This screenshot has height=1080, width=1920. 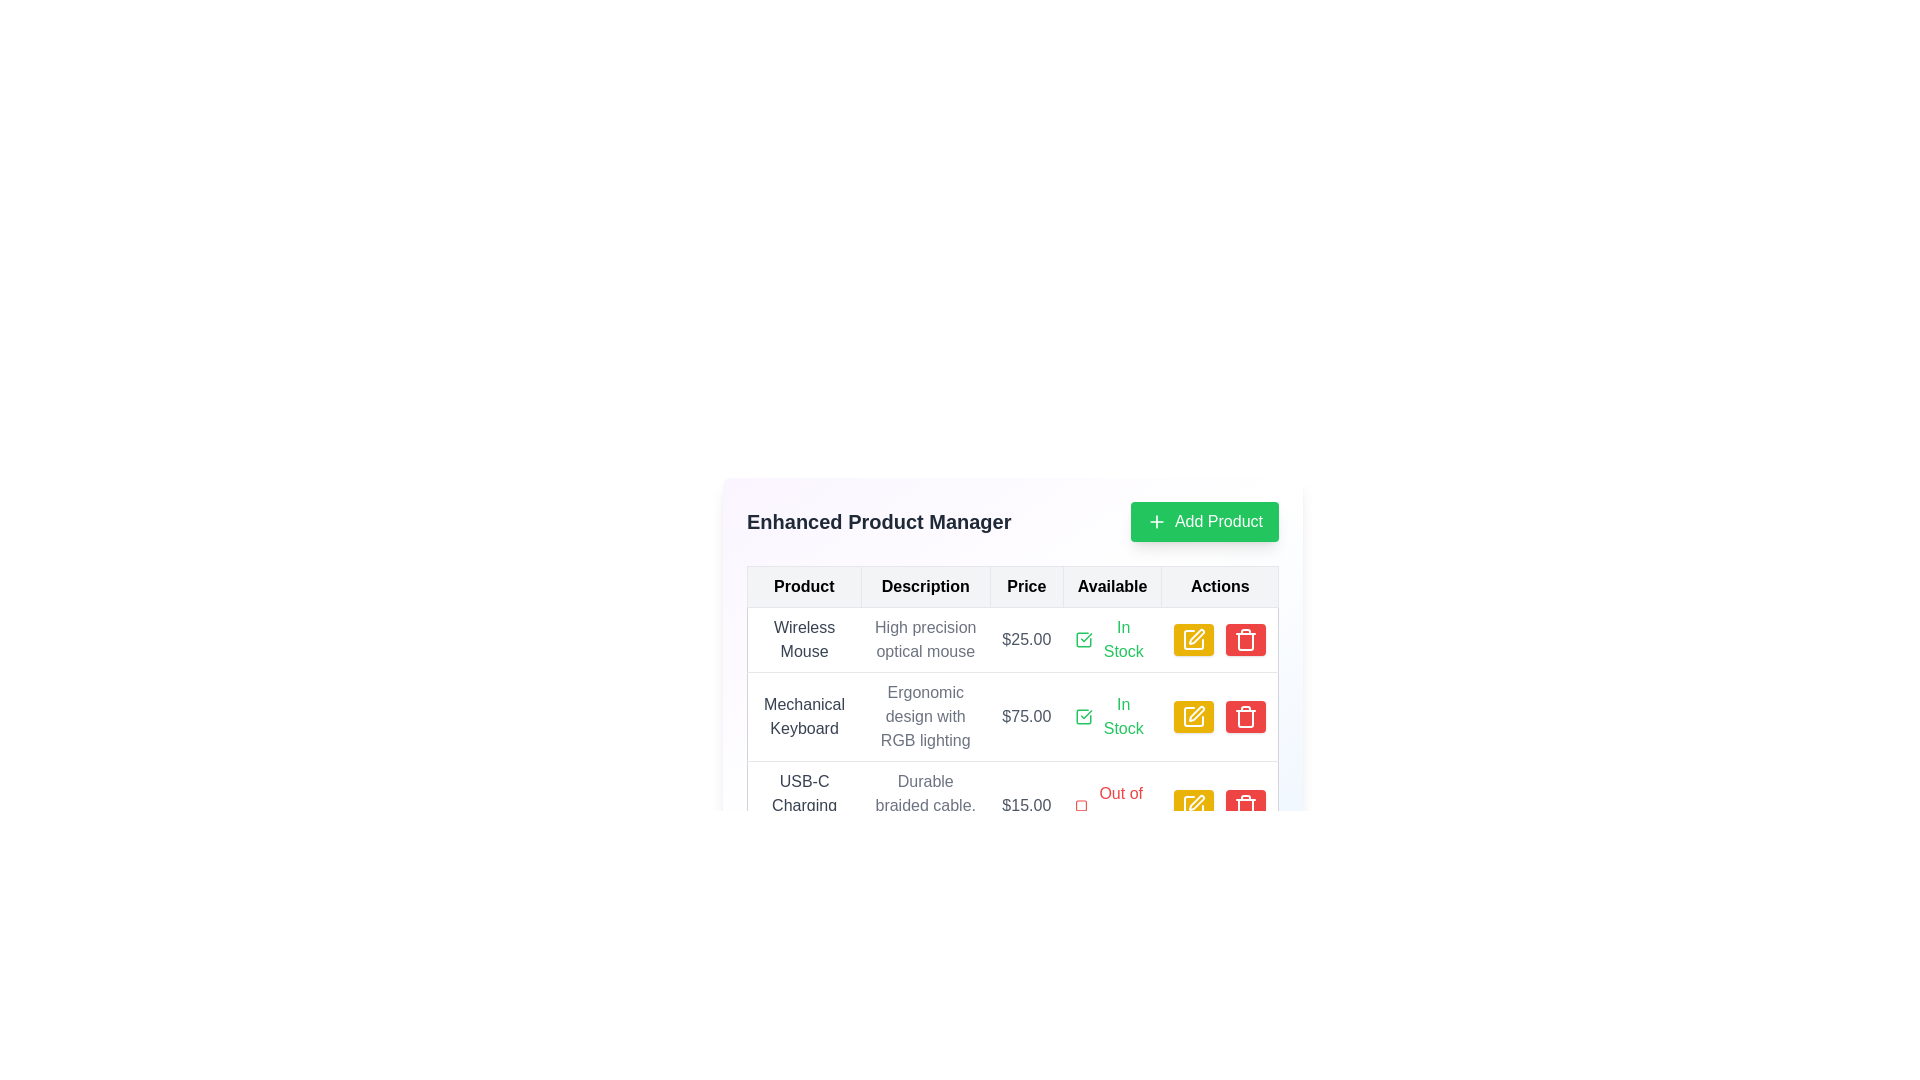 I want to click on the delete action button located in the 'Actions' column of the table for the product 'USB-C Charging Cable', so click(x=1244, y=805).